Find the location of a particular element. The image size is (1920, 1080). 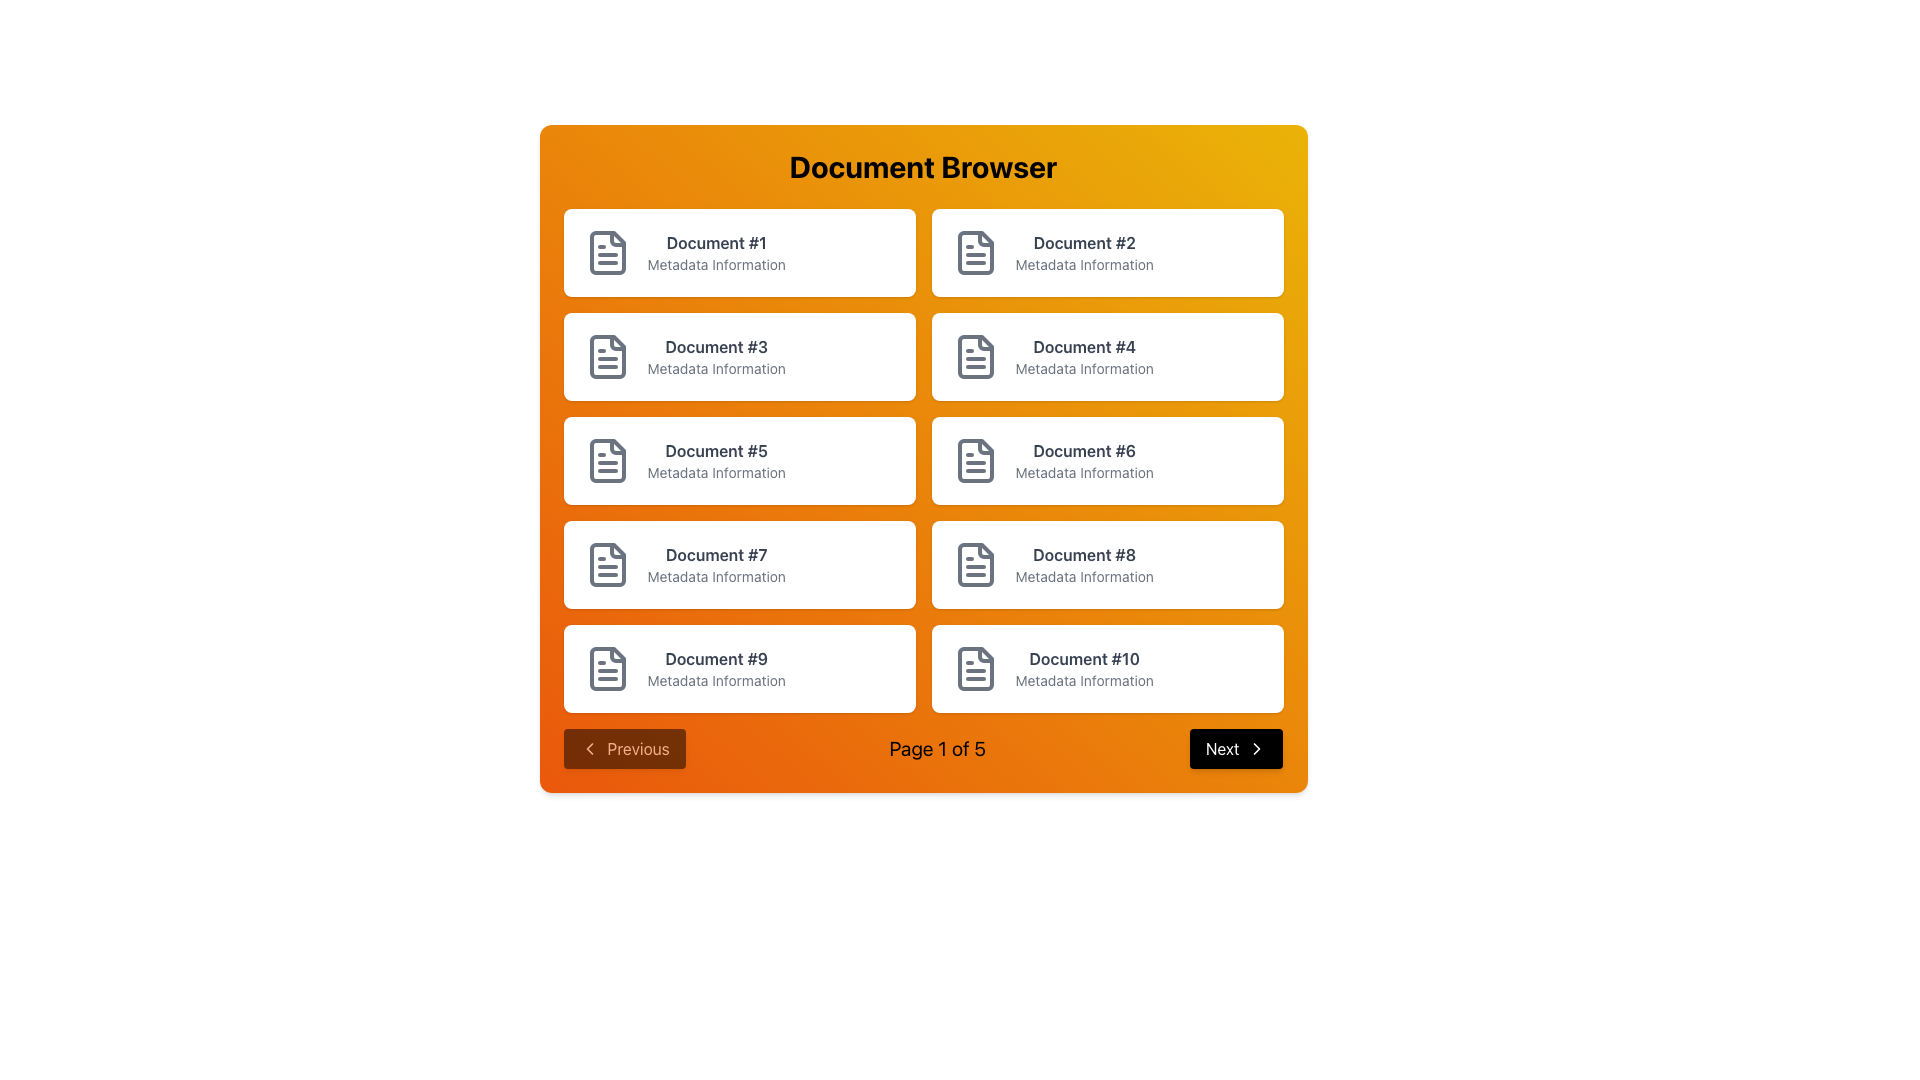

the navigation button located at the bottom-left corner of the interface is located at coordinates (623, 748).